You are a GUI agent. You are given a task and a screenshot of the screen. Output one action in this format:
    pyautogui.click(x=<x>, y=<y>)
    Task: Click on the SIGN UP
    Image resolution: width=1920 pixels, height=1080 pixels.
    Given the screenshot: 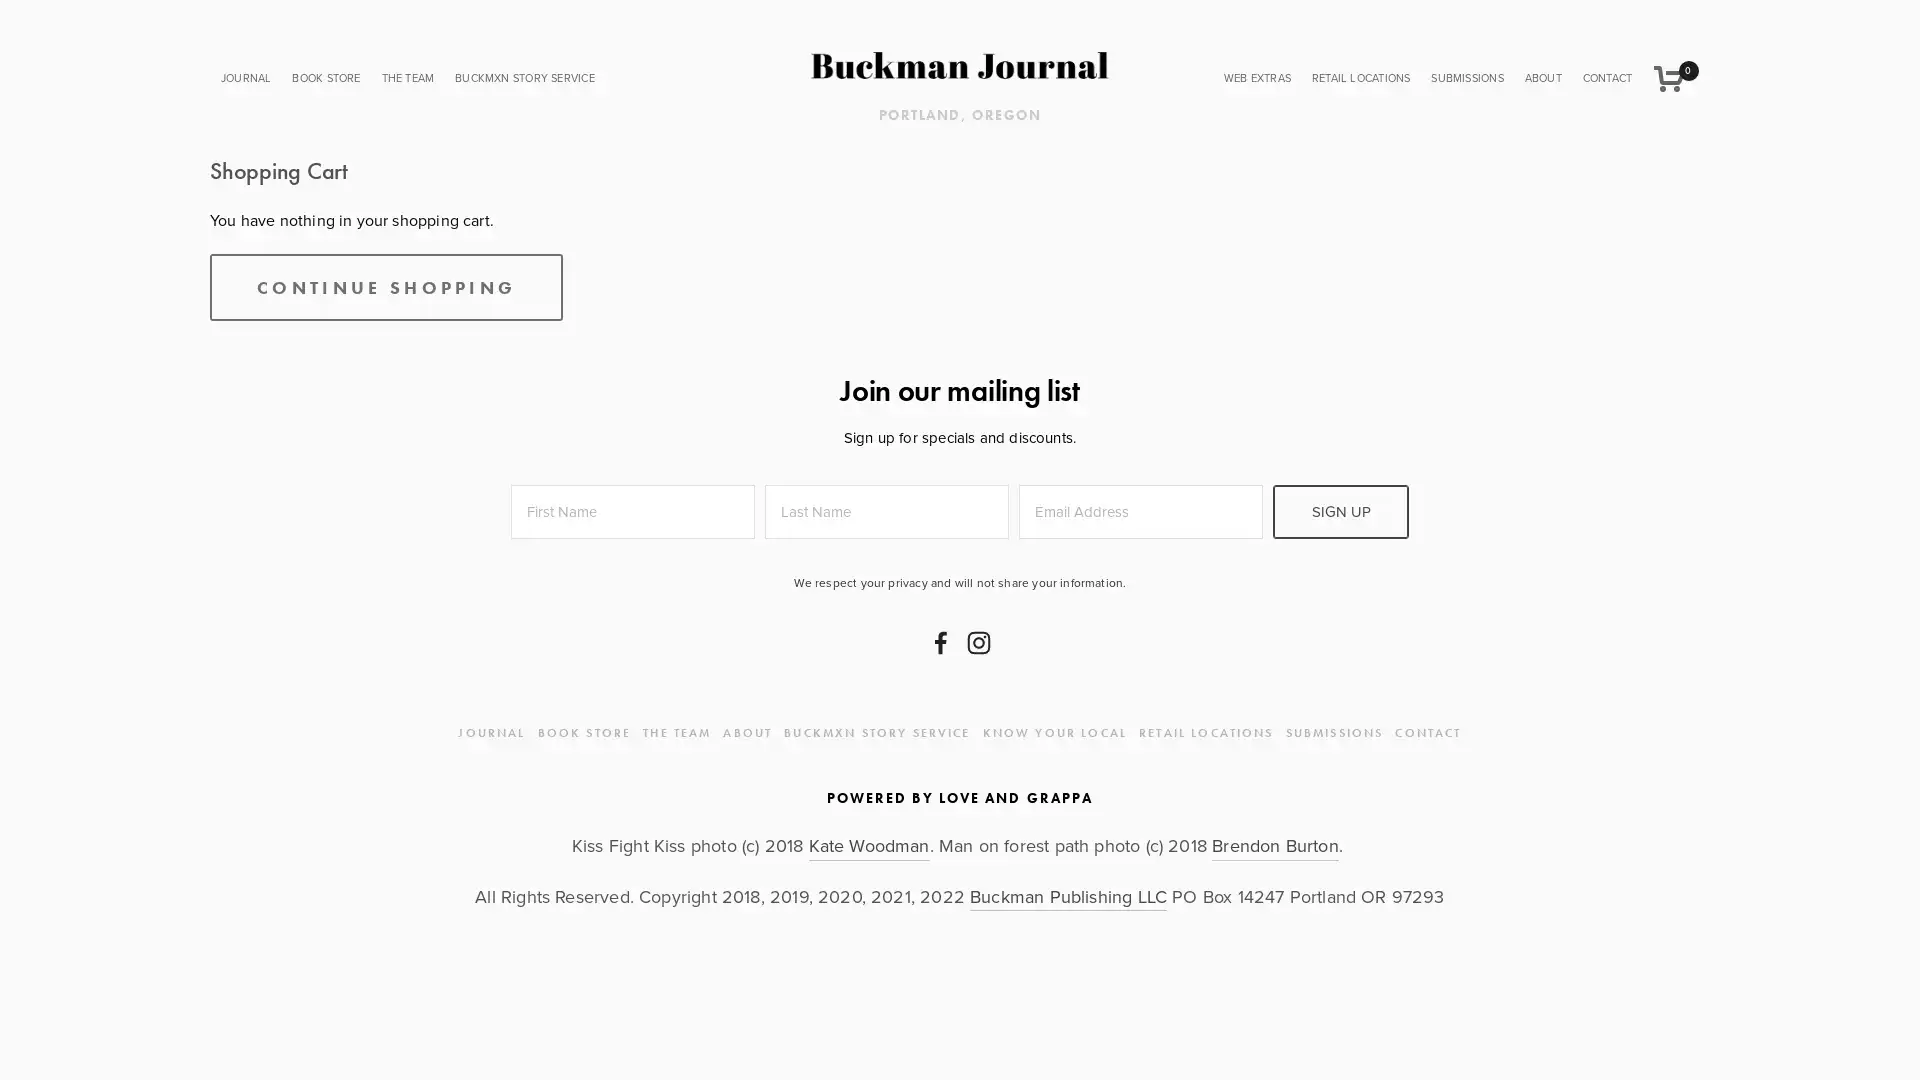 What is the action you would take?
    pyautogui.click(x=1340, y=511)
    